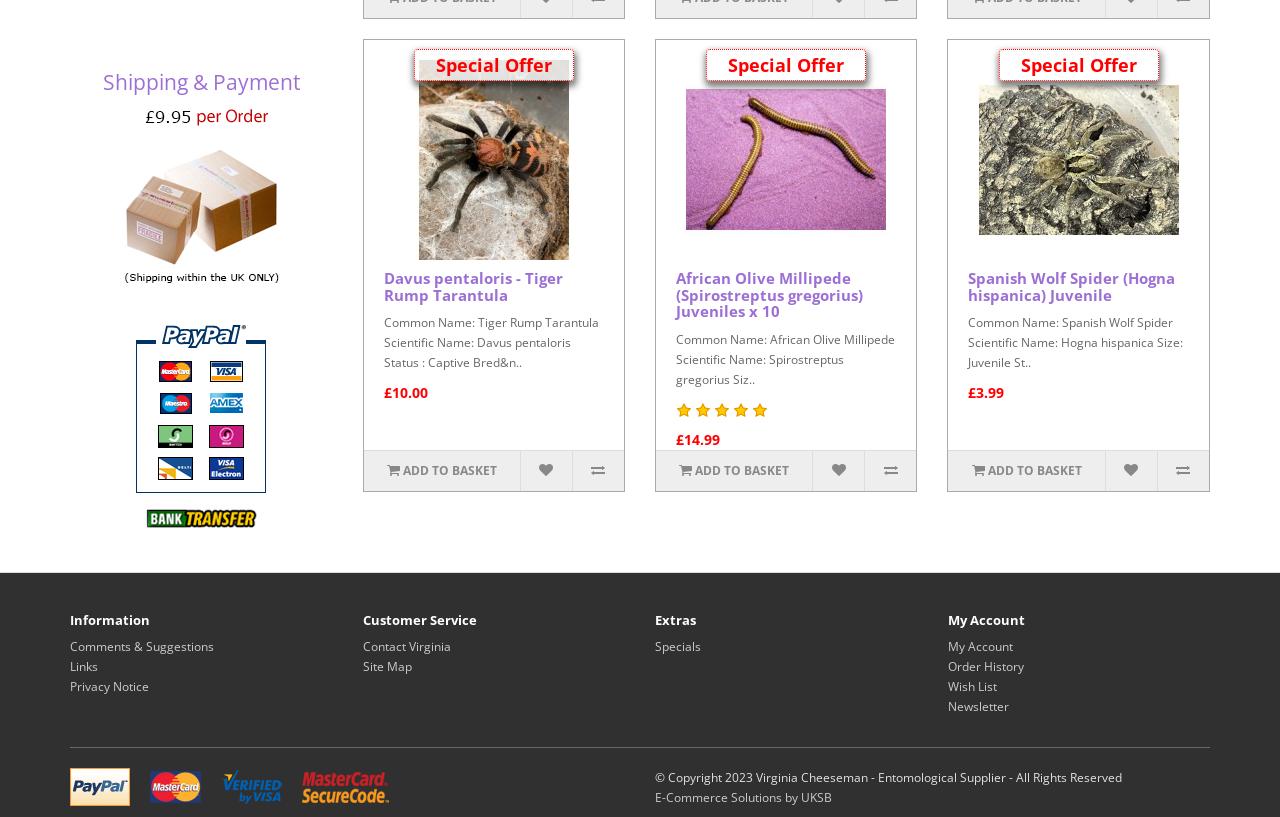  What do you see at coordinates (742, 797) in the screenshot?
I see `'E-Commerce Solutions by UKSB'` at bounding box center [742, 797].